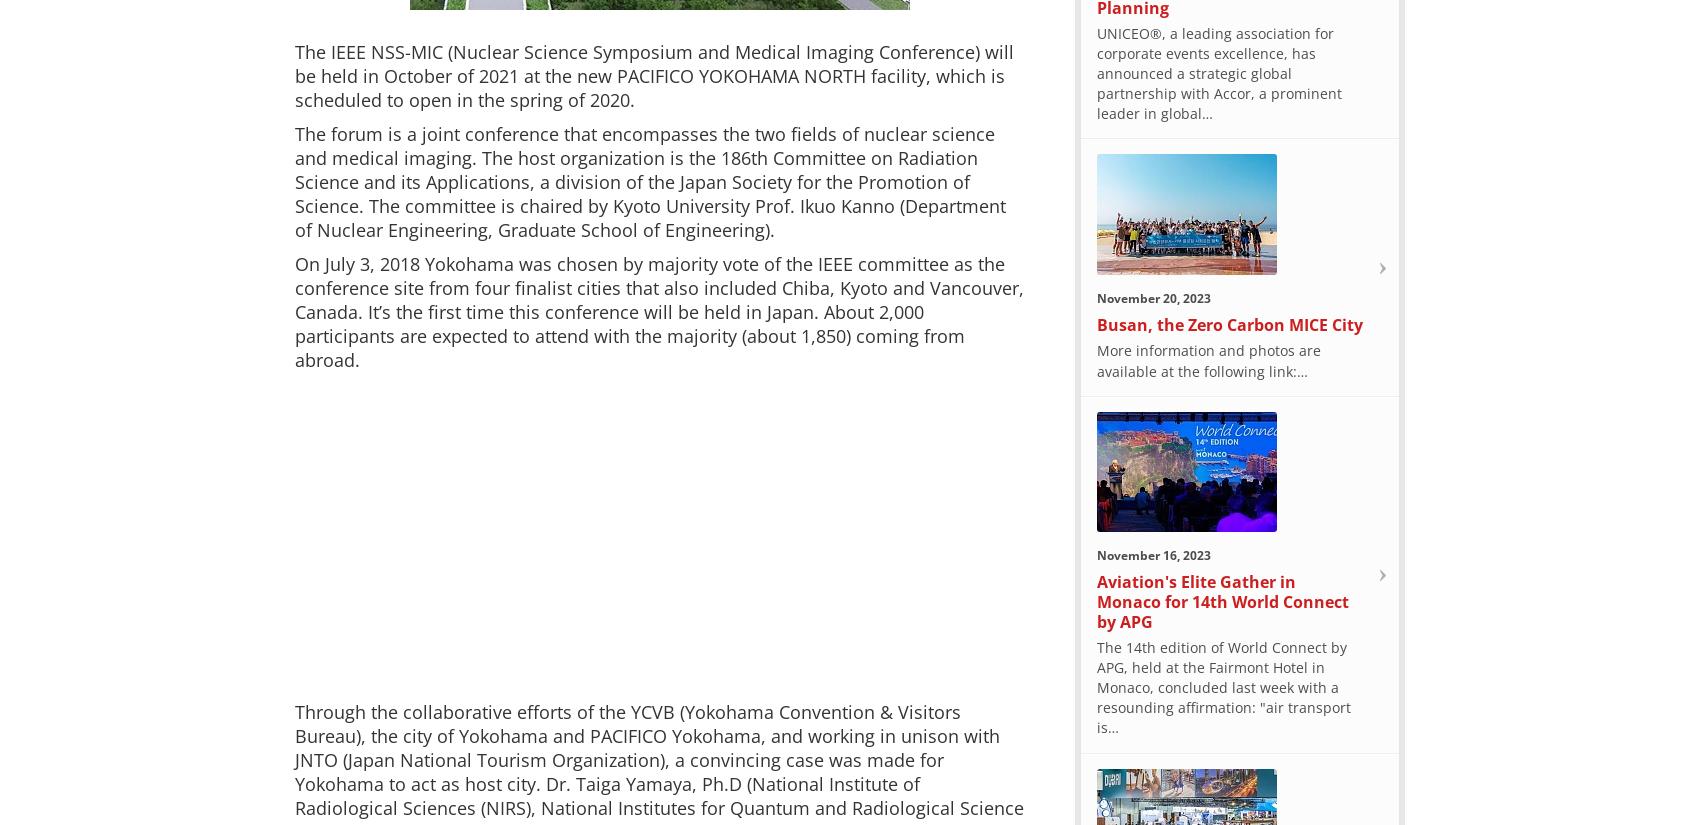 The height and width of the screenshot is (825, 1700). What do you see at coordinates (1223, 686) in the screenshot?
I see `'The 14th edition of World Connect by APG, held at the Fairmont Hotel in Monaco, concluded last week with a resounding affirmation: "air transport is…'` at bounding box center [1223, 686].